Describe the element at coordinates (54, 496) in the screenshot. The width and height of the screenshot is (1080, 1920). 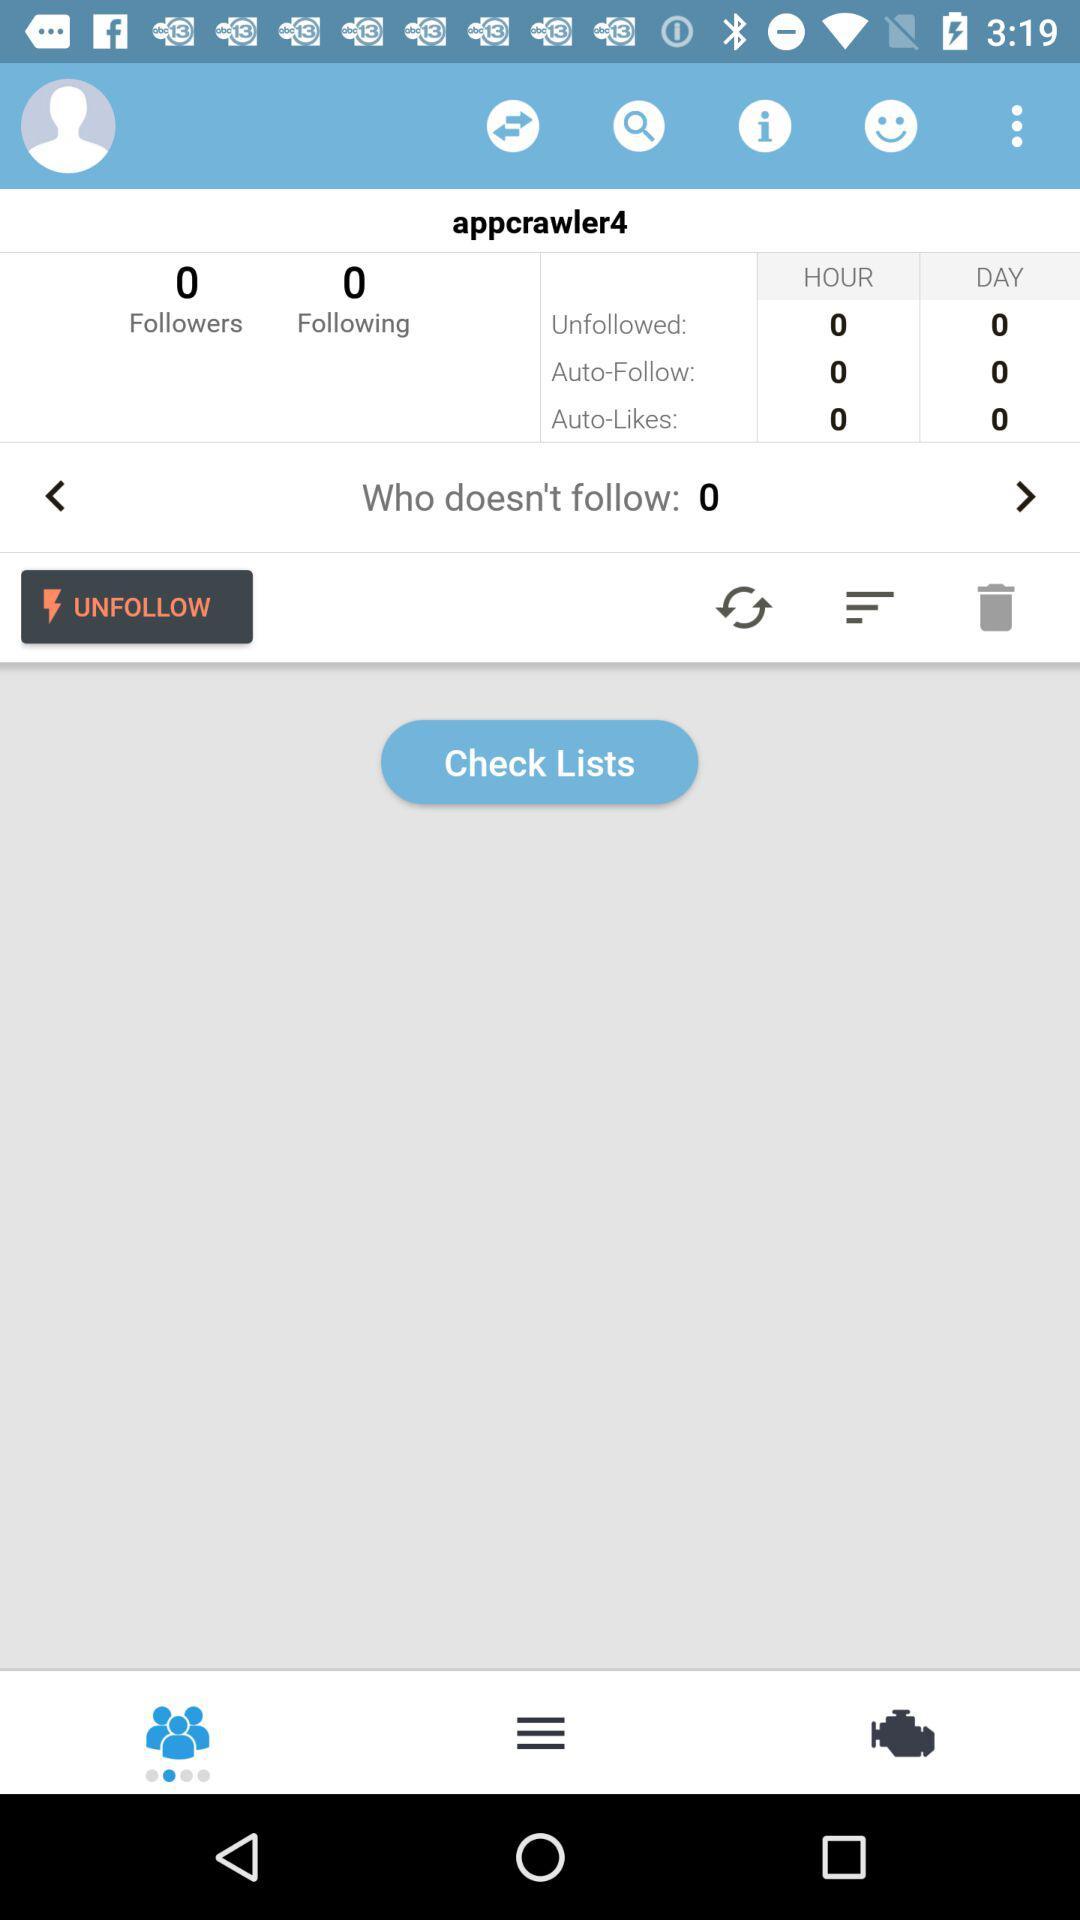
I see `the arrow_backward icon` at that location.